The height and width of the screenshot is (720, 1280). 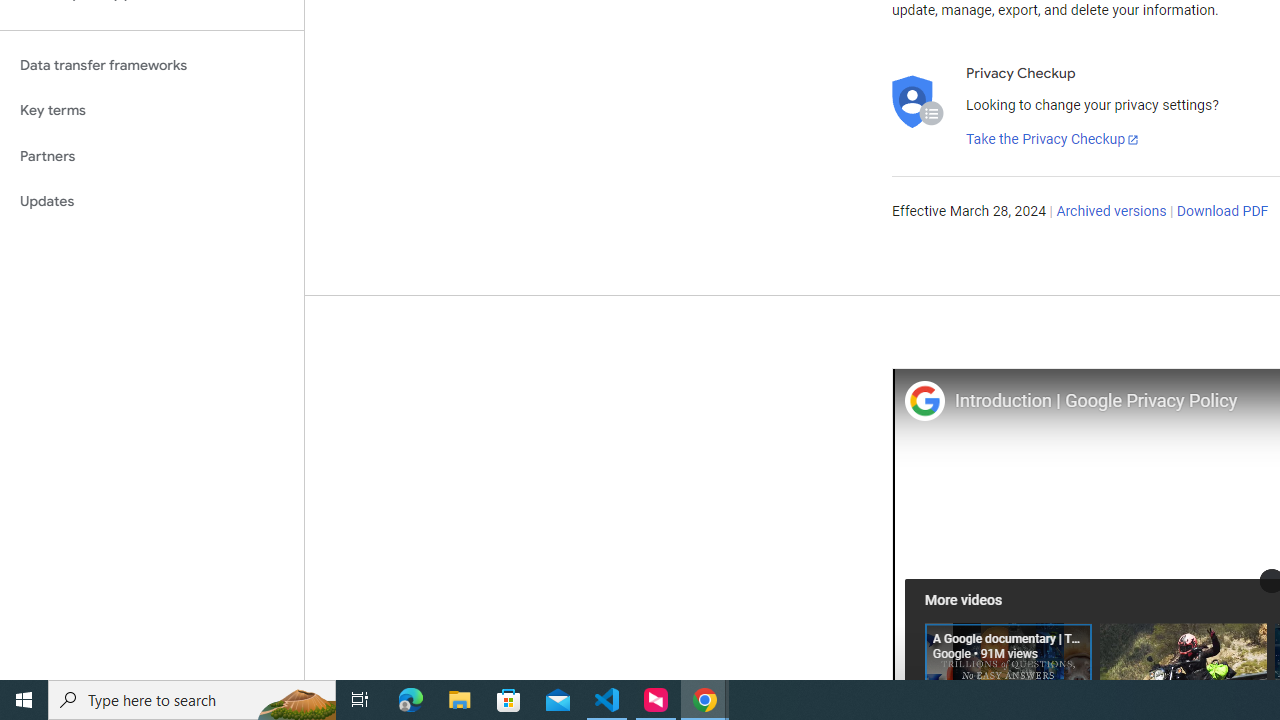 I want to click on 'Photo image of Google', so click(x=923, y=400).